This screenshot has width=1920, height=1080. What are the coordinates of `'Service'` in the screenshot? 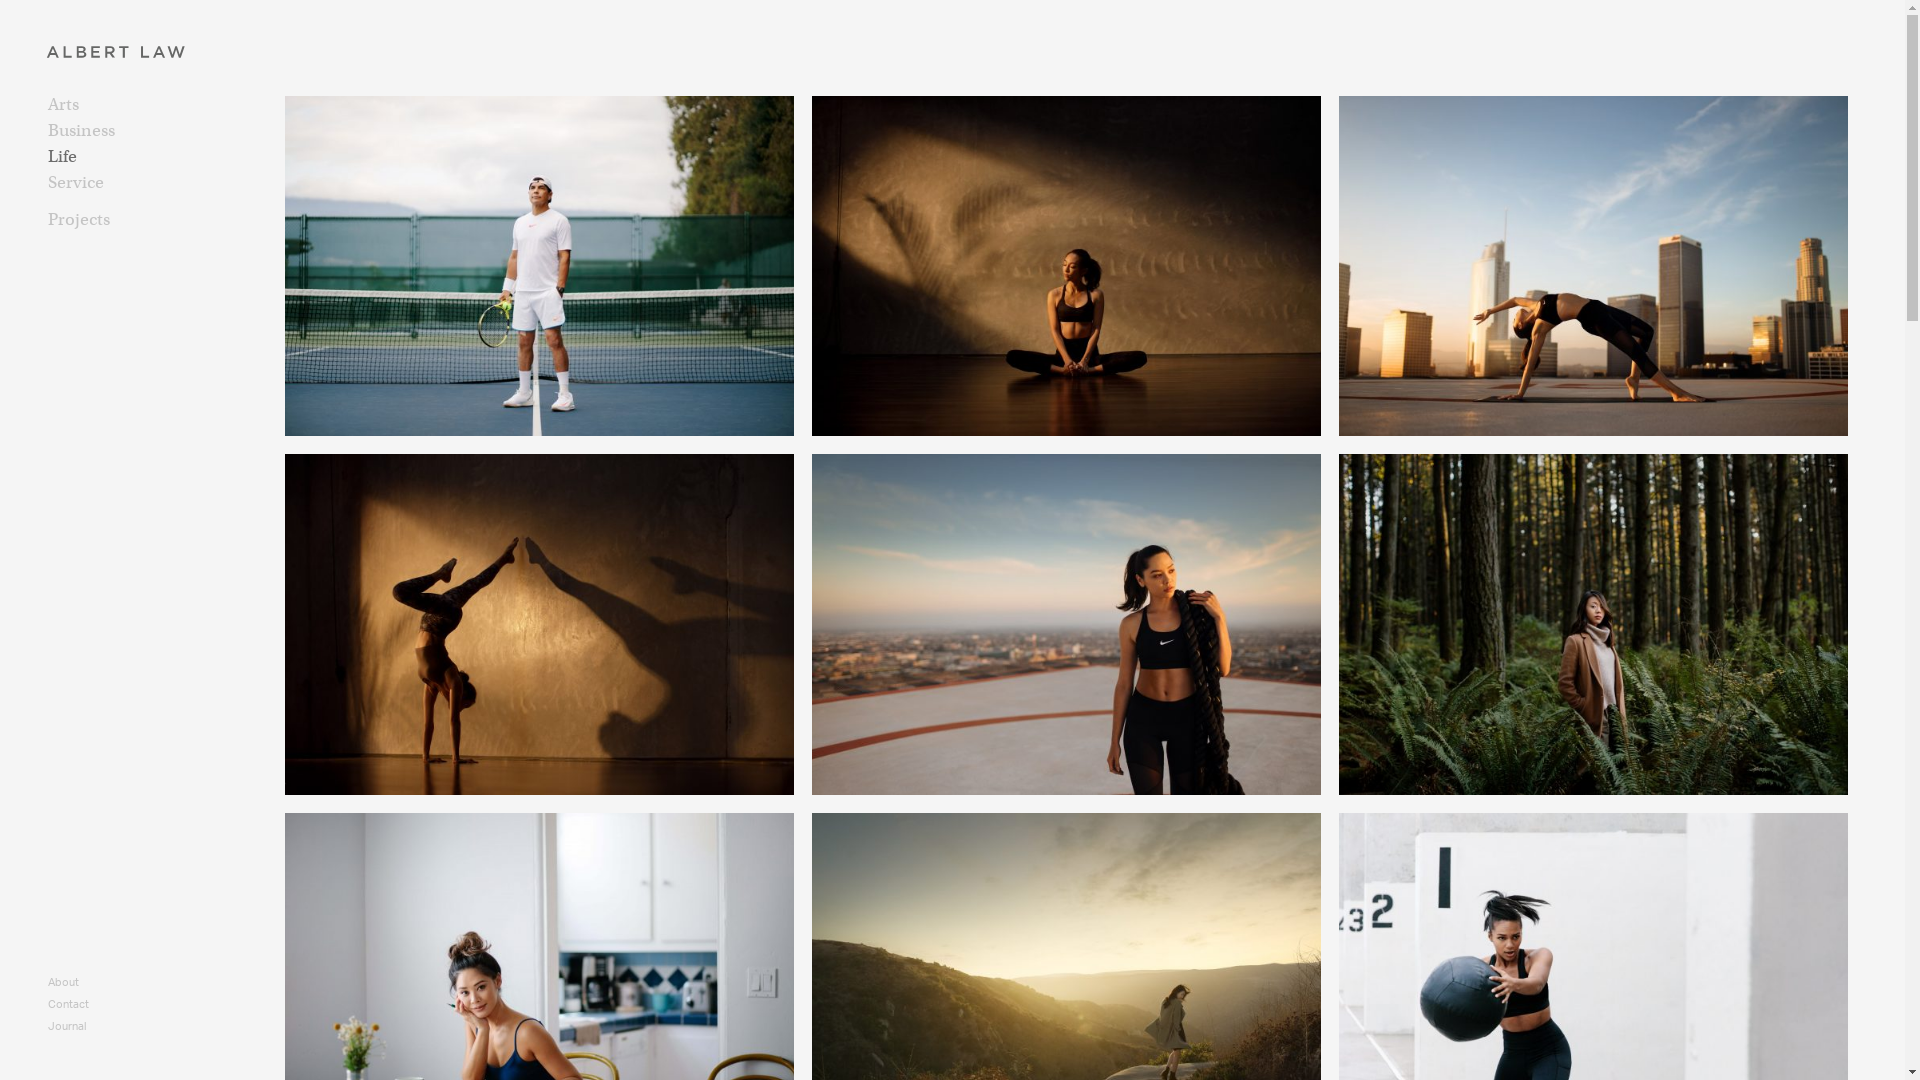 It's located at (48, 182).